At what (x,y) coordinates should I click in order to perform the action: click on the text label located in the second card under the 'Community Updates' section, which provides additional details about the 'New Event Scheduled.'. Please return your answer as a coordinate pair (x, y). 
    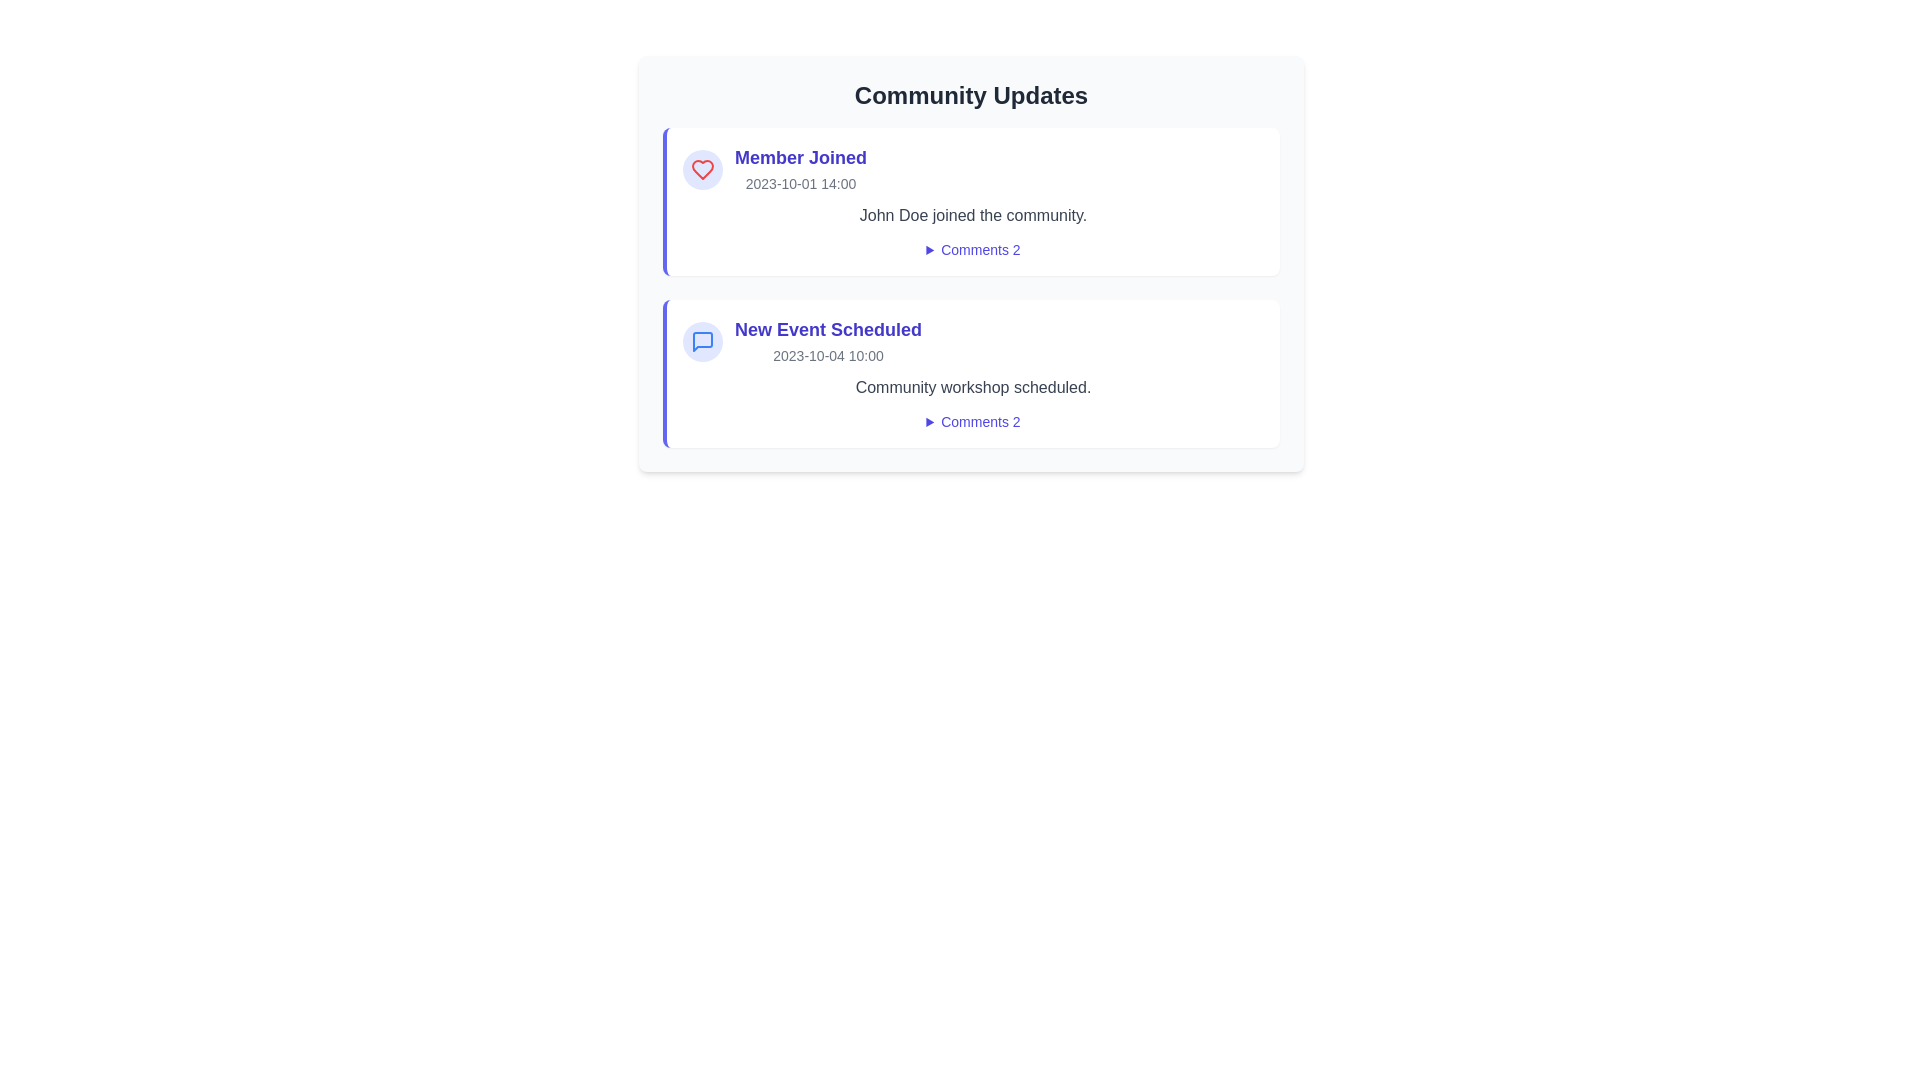
    Looking at the image, I should click on (973, 388).